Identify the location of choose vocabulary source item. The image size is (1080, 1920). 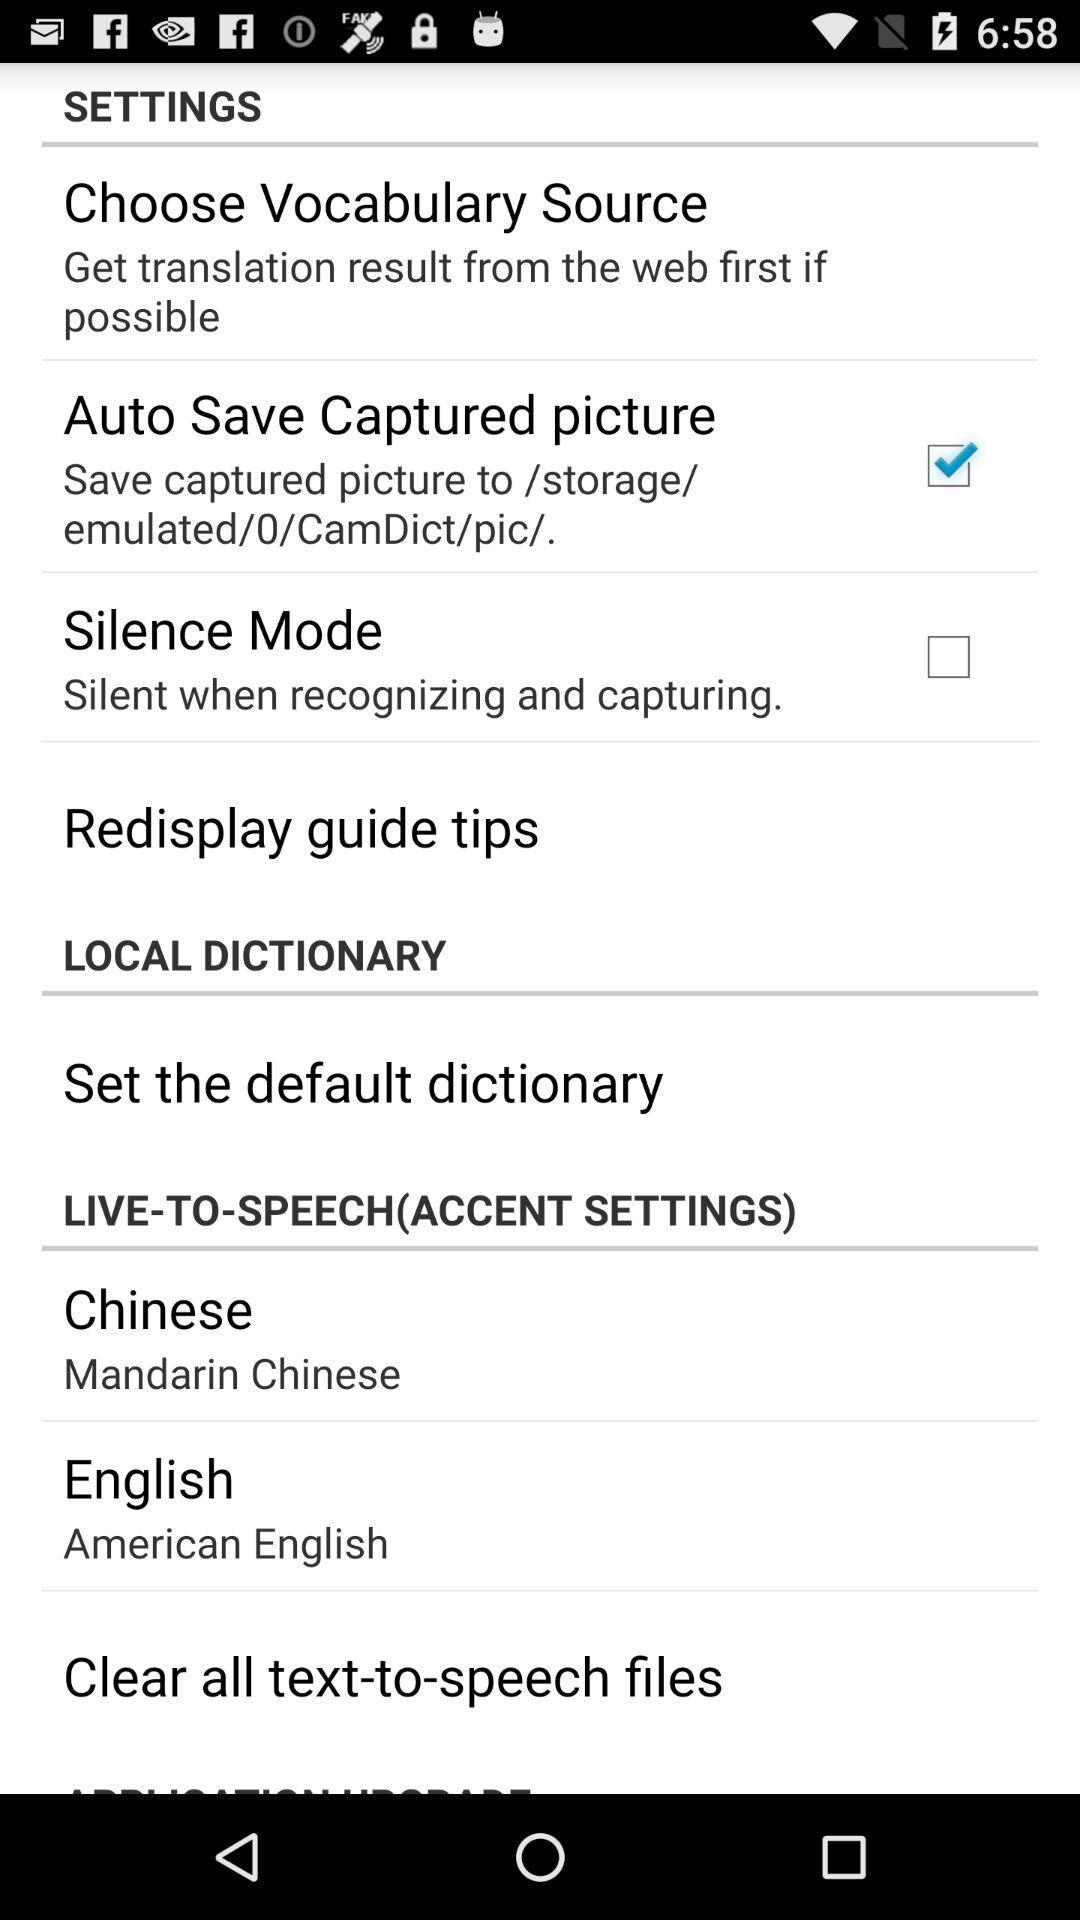
(385, 200).